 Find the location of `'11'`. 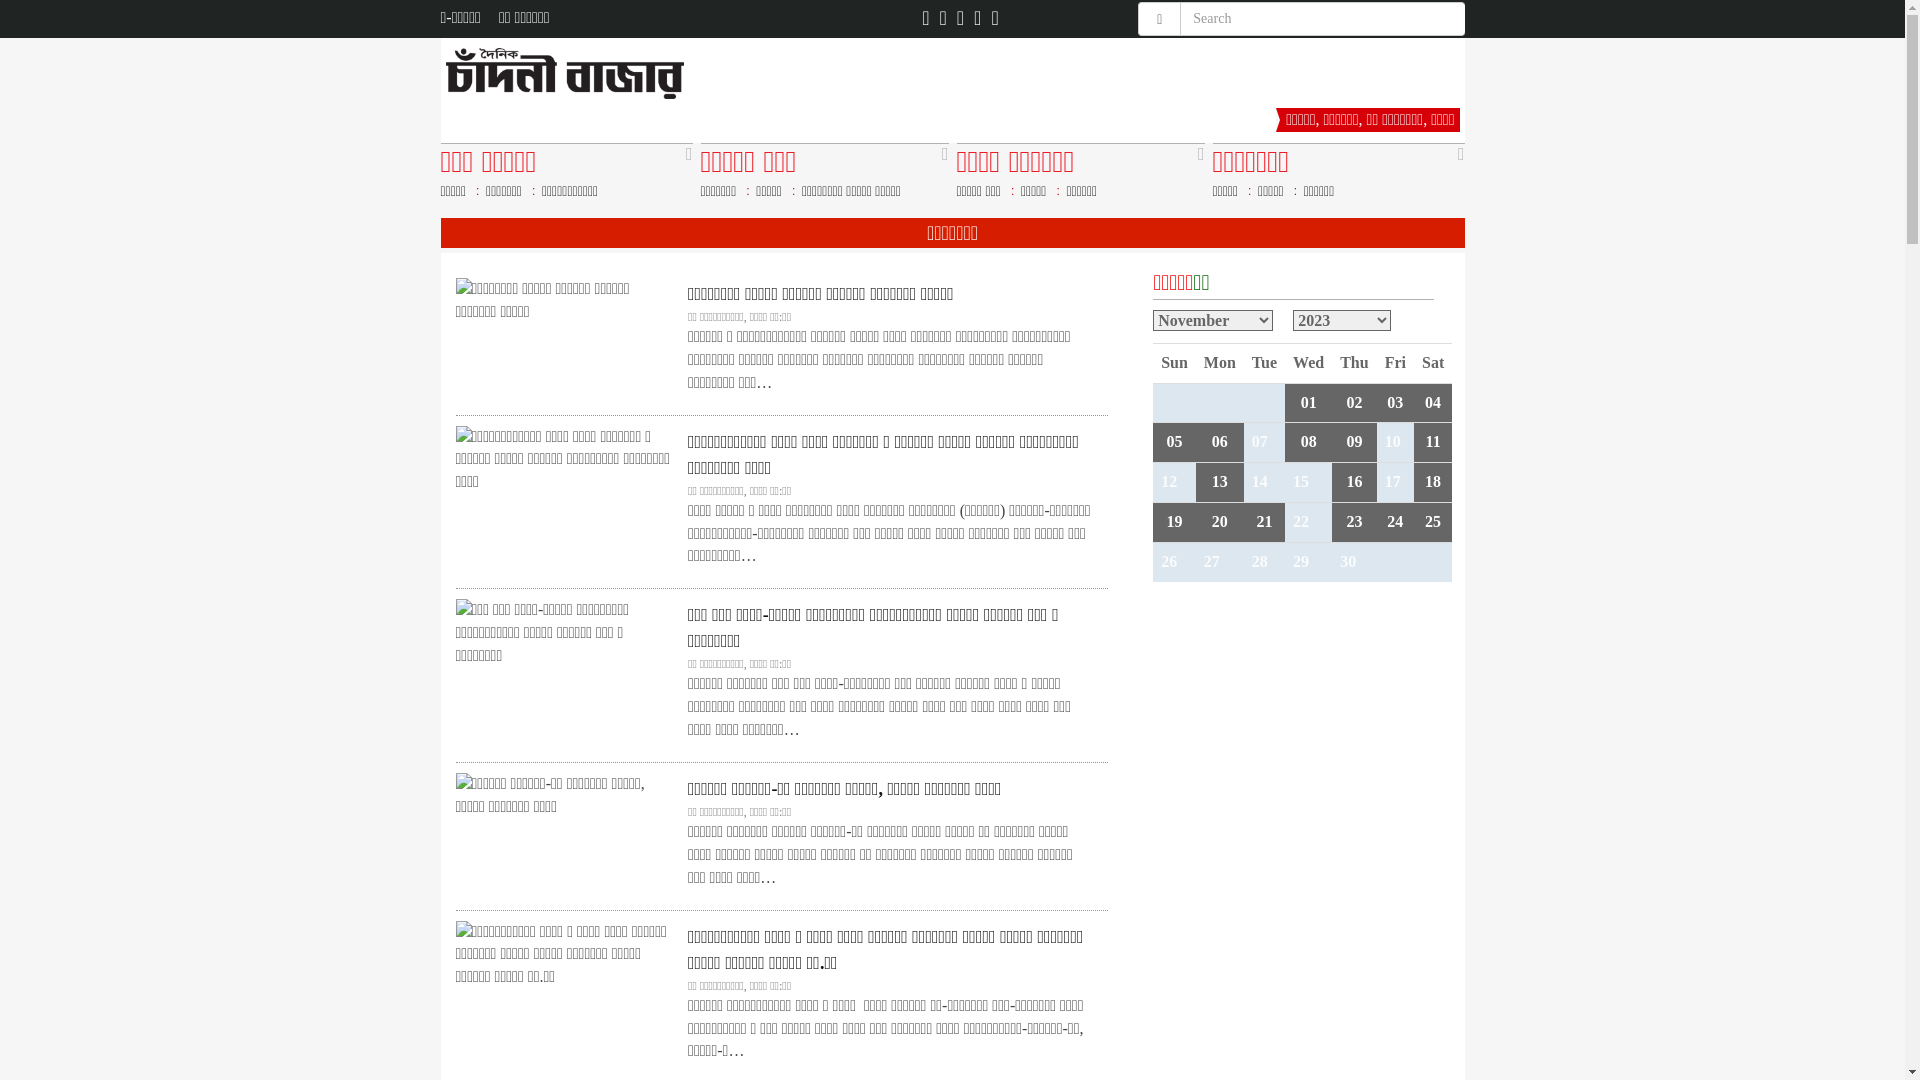

'11' is located at coordinates (1432, 440).